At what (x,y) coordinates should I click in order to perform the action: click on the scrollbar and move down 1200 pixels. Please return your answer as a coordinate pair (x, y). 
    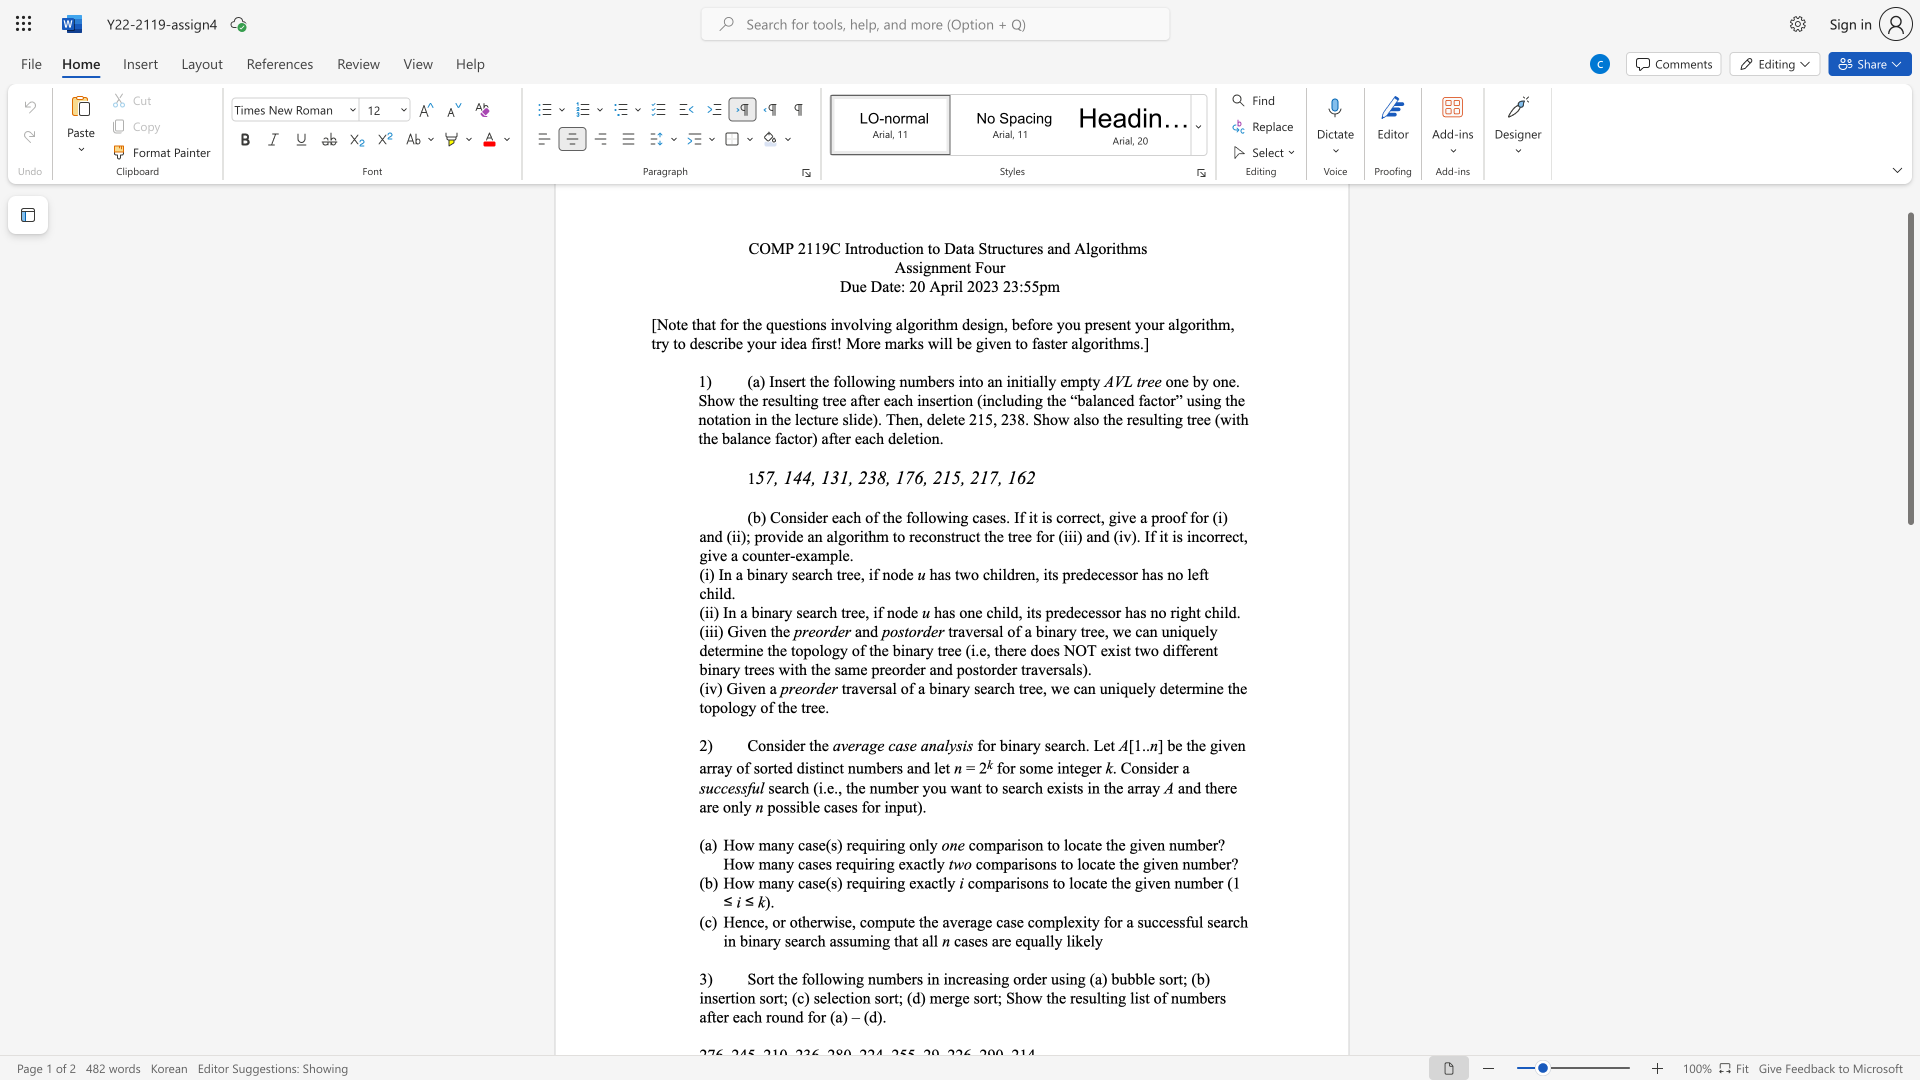
    Looking at the image, I should click on (1909, 368).